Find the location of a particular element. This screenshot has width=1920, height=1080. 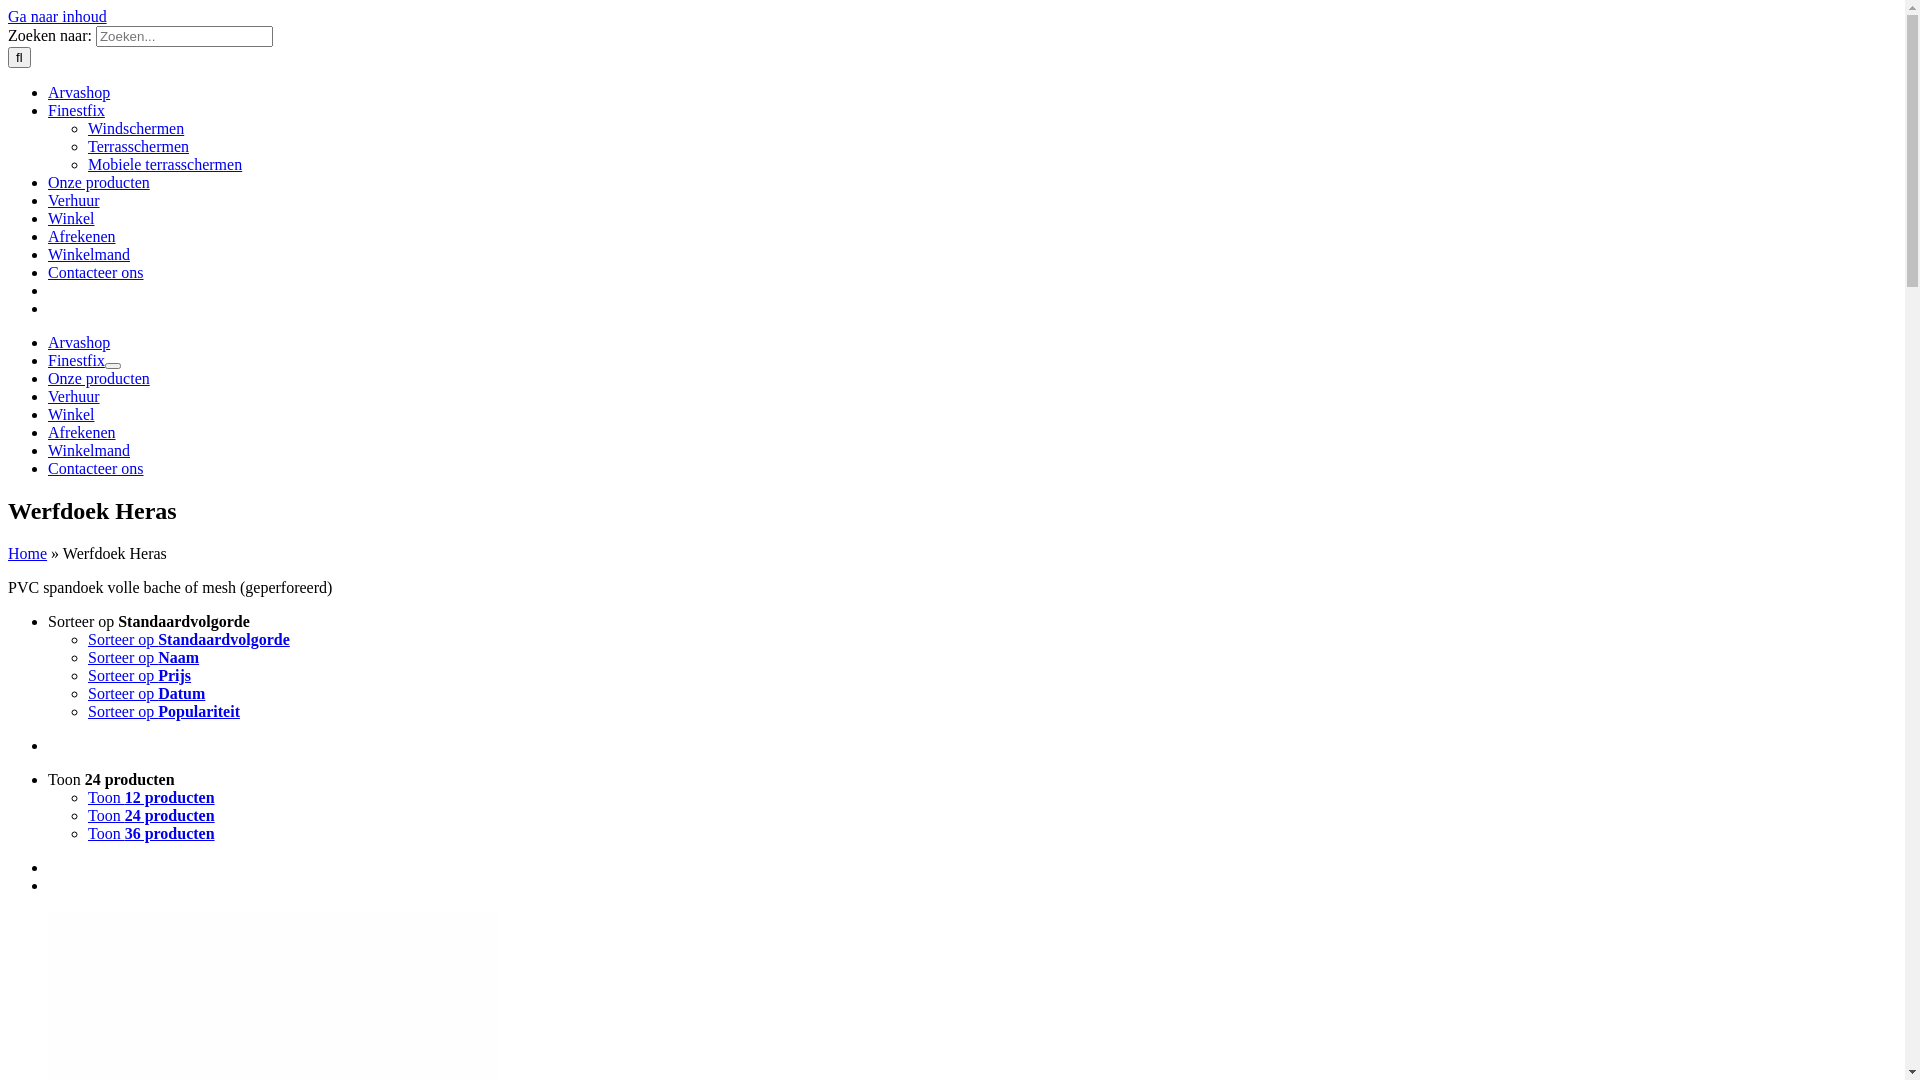

'Sorteer op Prijs' is located at coordinates (138, 675).